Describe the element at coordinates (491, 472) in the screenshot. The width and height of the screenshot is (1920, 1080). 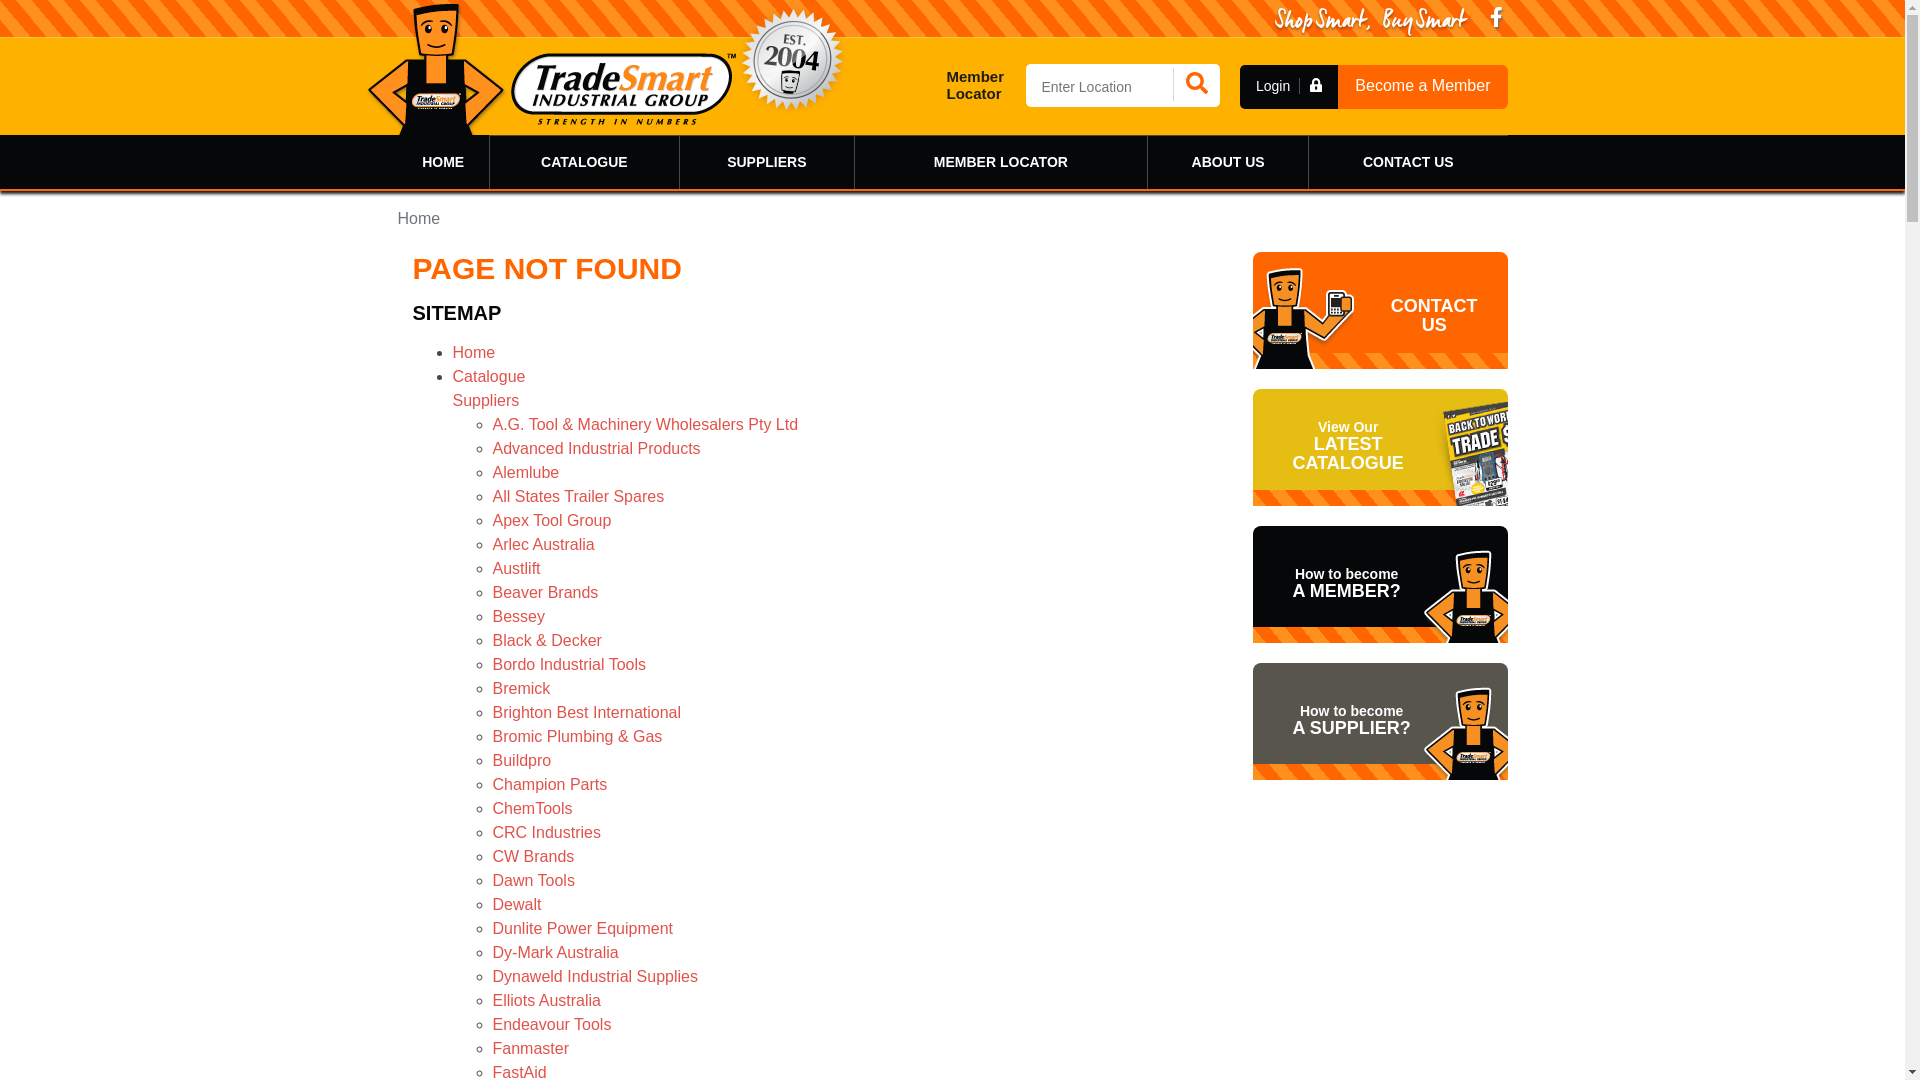
I see `'Alemlube'` at that location.